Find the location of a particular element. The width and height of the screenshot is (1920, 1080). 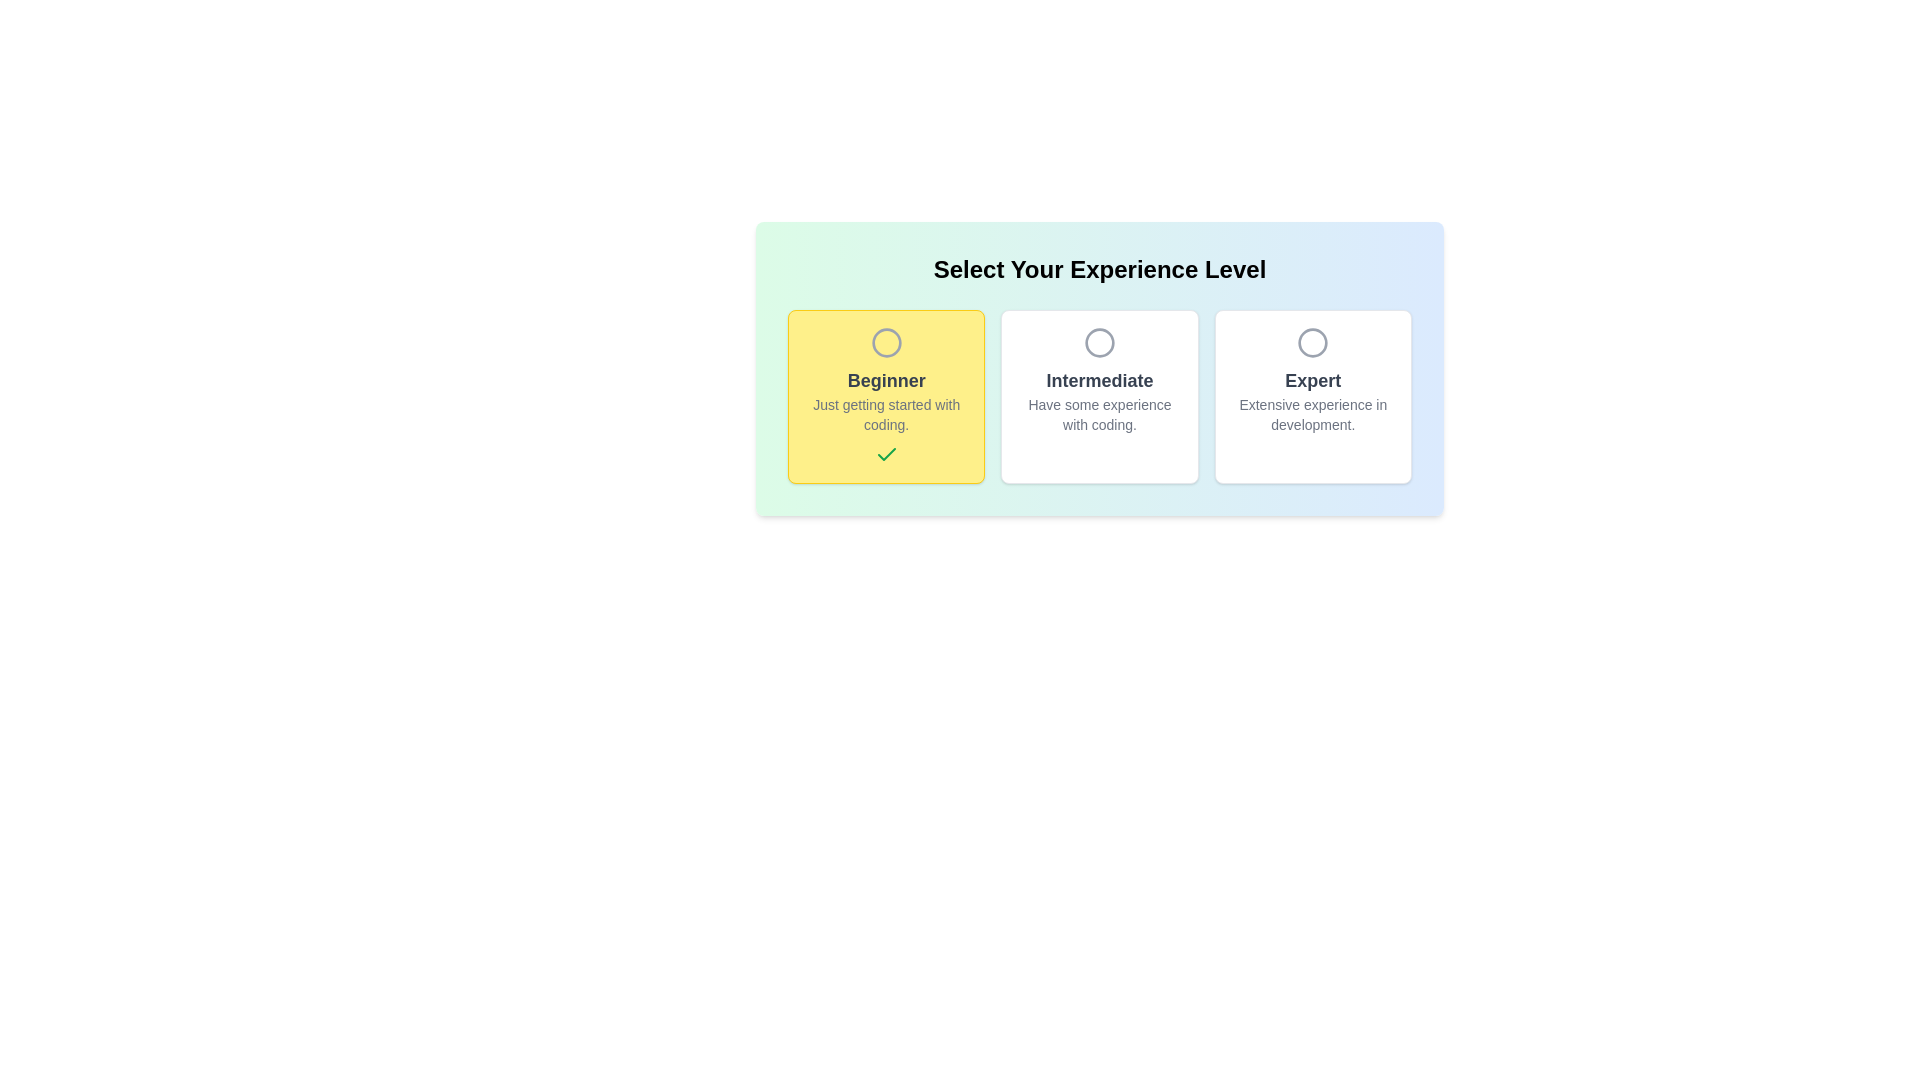

the checkmark icon that indicates the Beginner option has been selected, located inside the leftmost Beginner card in a horizontal grouping of three options is located at coordinates (885, 454).